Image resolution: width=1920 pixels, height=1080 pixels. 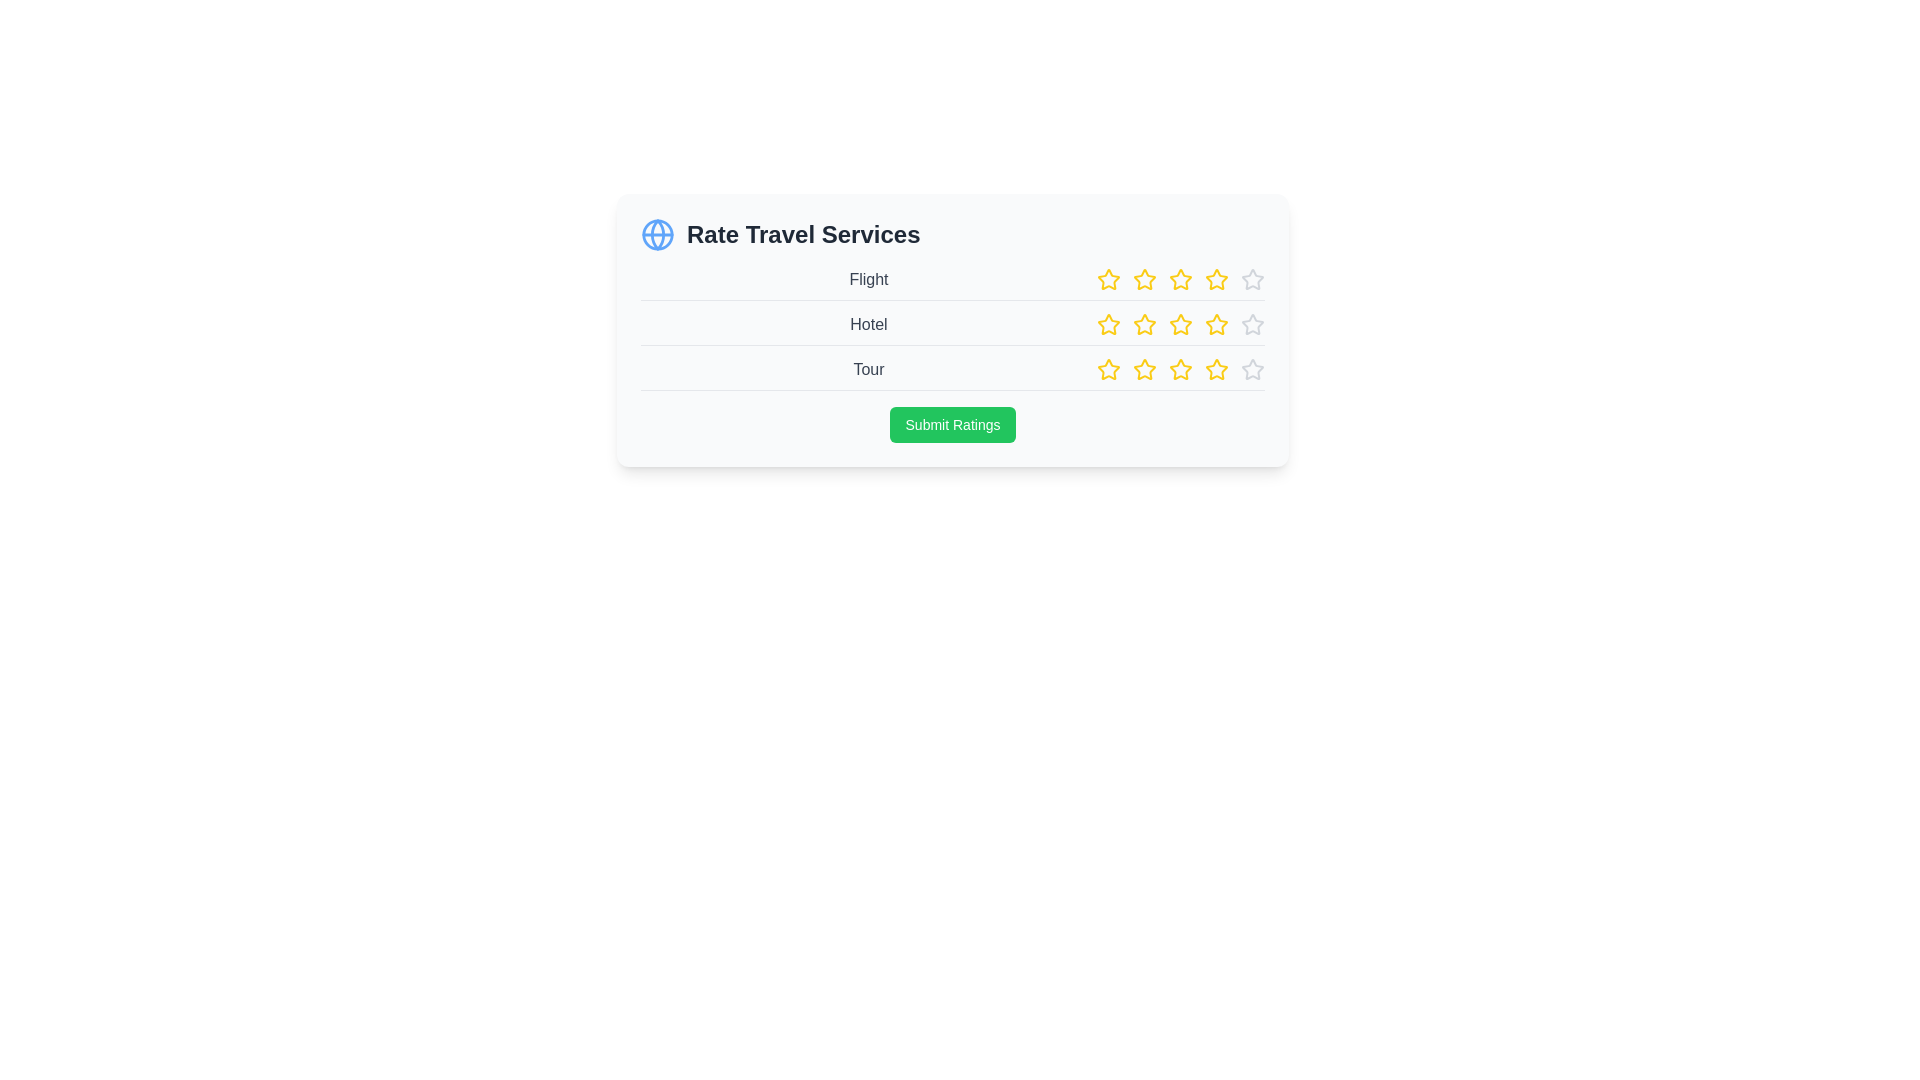 I want to click on the fourth yellow star icon used for rating the 'Flight' service in the 'Rate Travel Services' panel, if keyboard navigation is supported, so click(x=1180, y=279).